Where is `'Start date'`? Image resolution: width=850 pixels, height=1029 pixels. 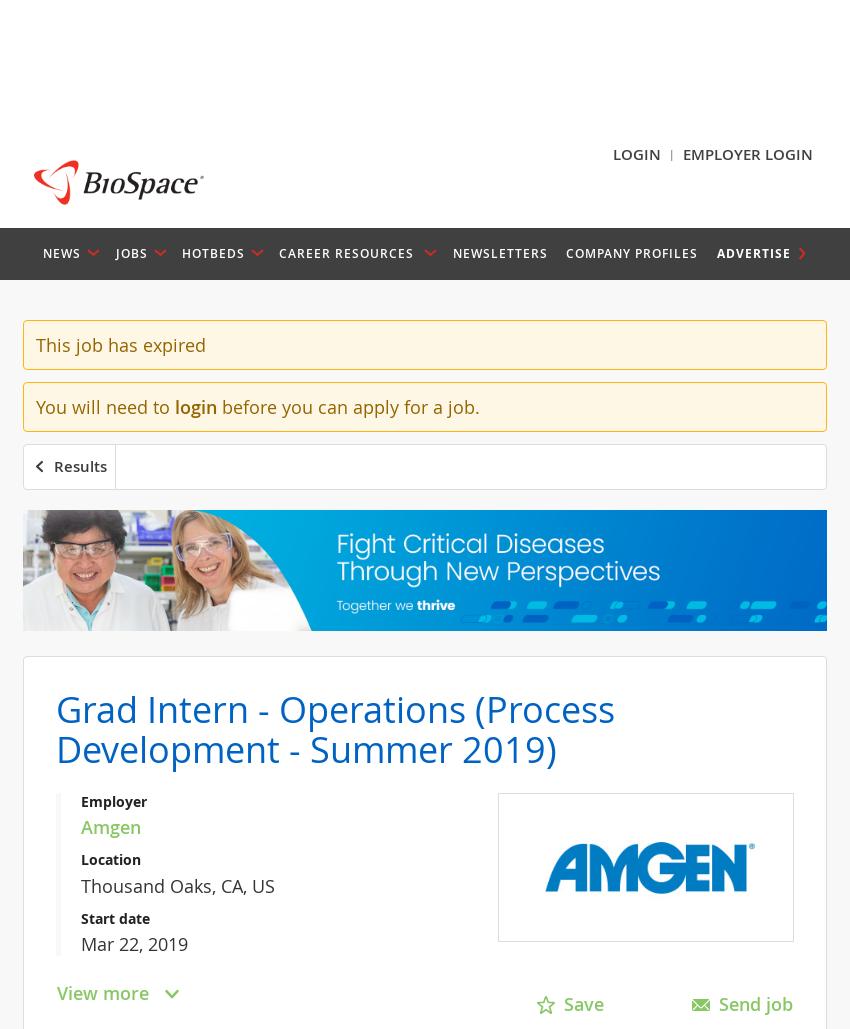
'Start date' is located at coordinates (113, 917).